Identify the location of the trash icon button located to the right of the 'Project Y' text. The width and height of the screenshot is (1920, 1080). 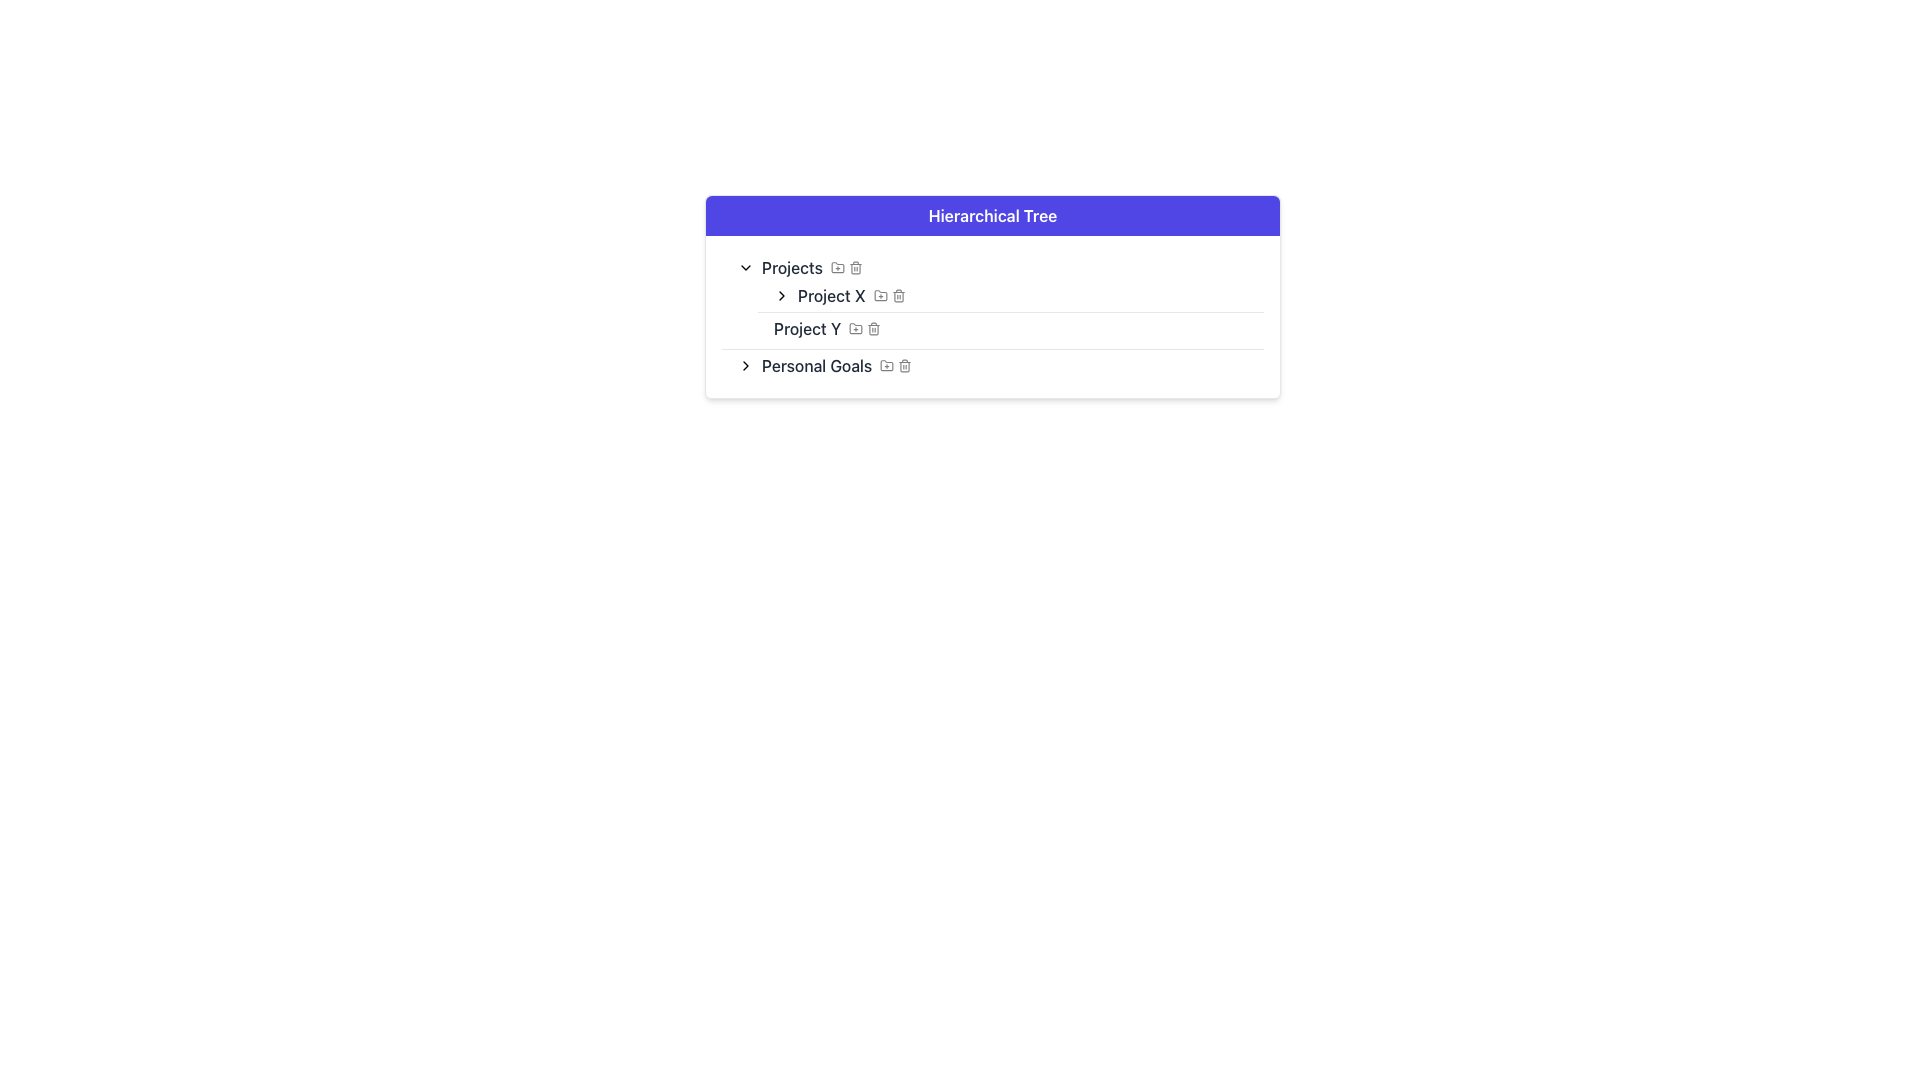
(874, 327).